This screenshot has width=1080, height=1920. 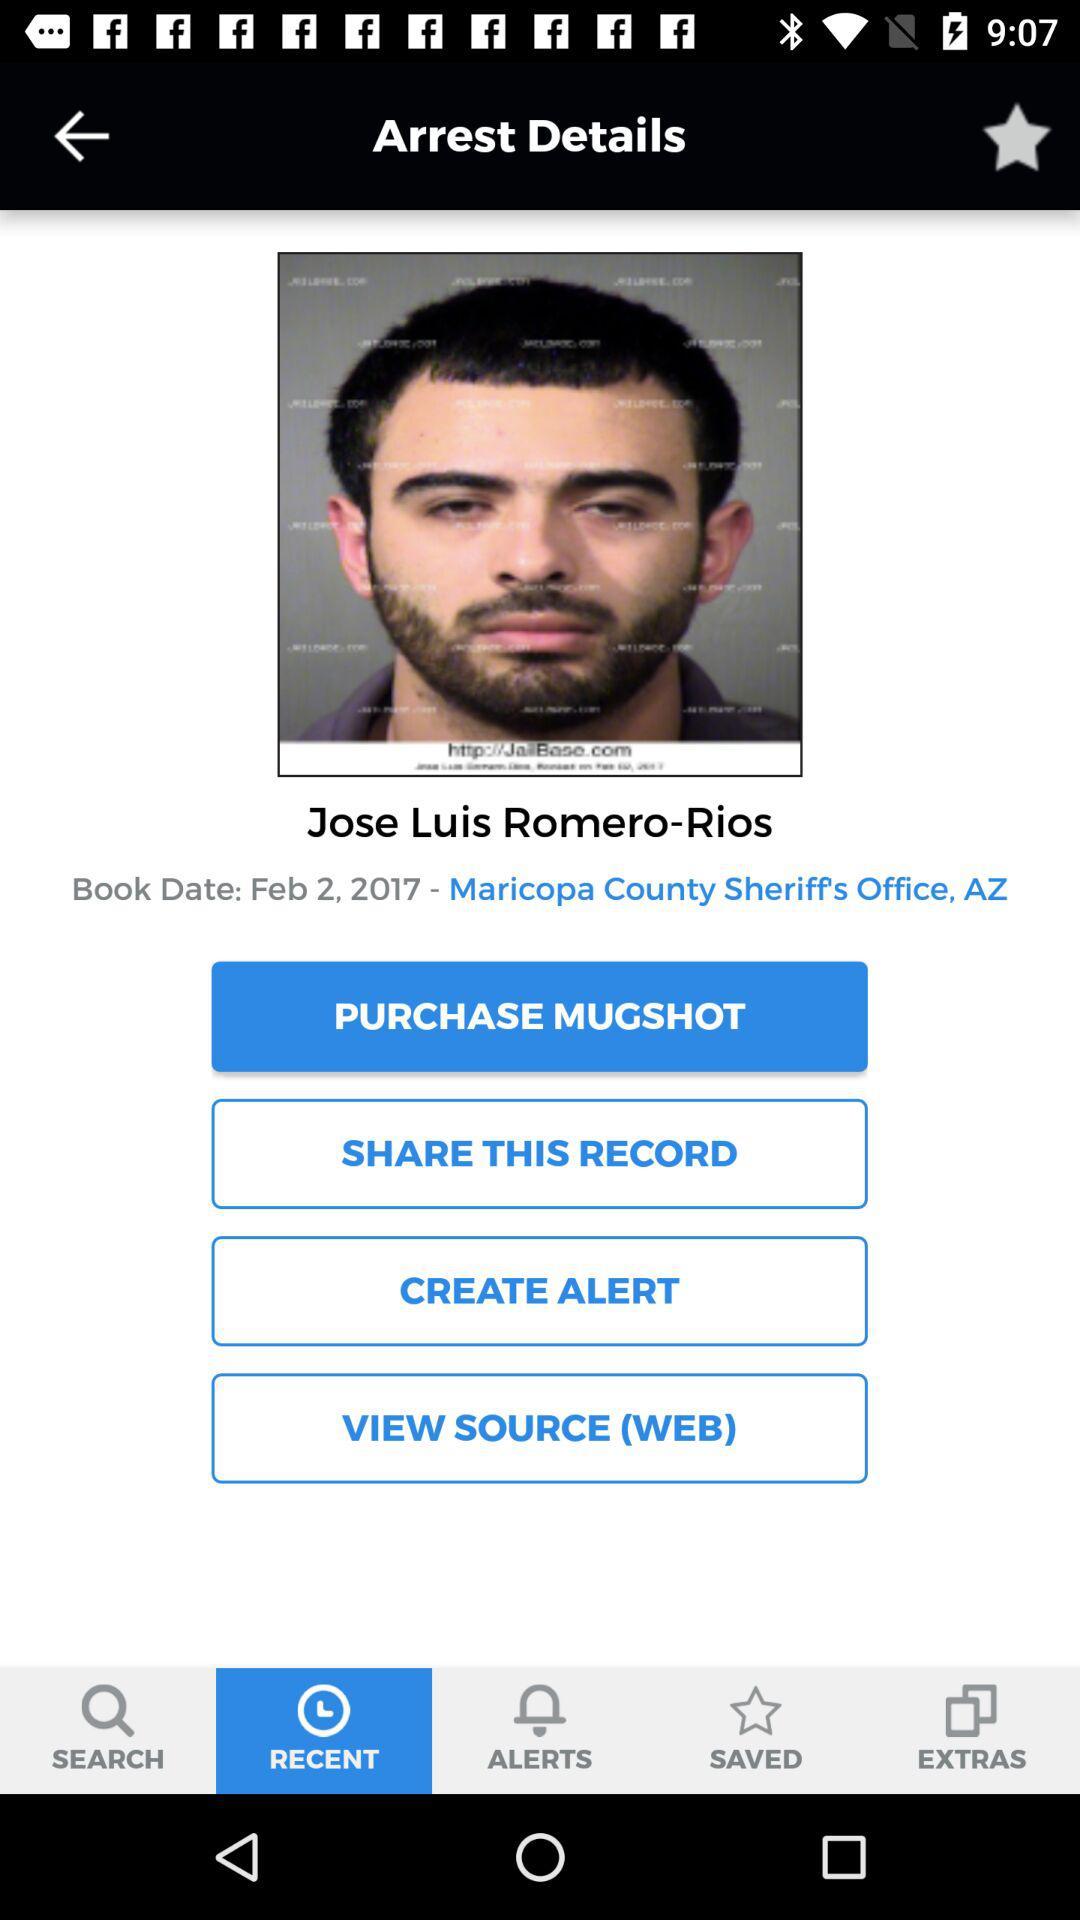 What do you see at coordinates (538, 1291) in the screenshot?
I see `item above view source (web) item` at bounding box center [538, 1291].